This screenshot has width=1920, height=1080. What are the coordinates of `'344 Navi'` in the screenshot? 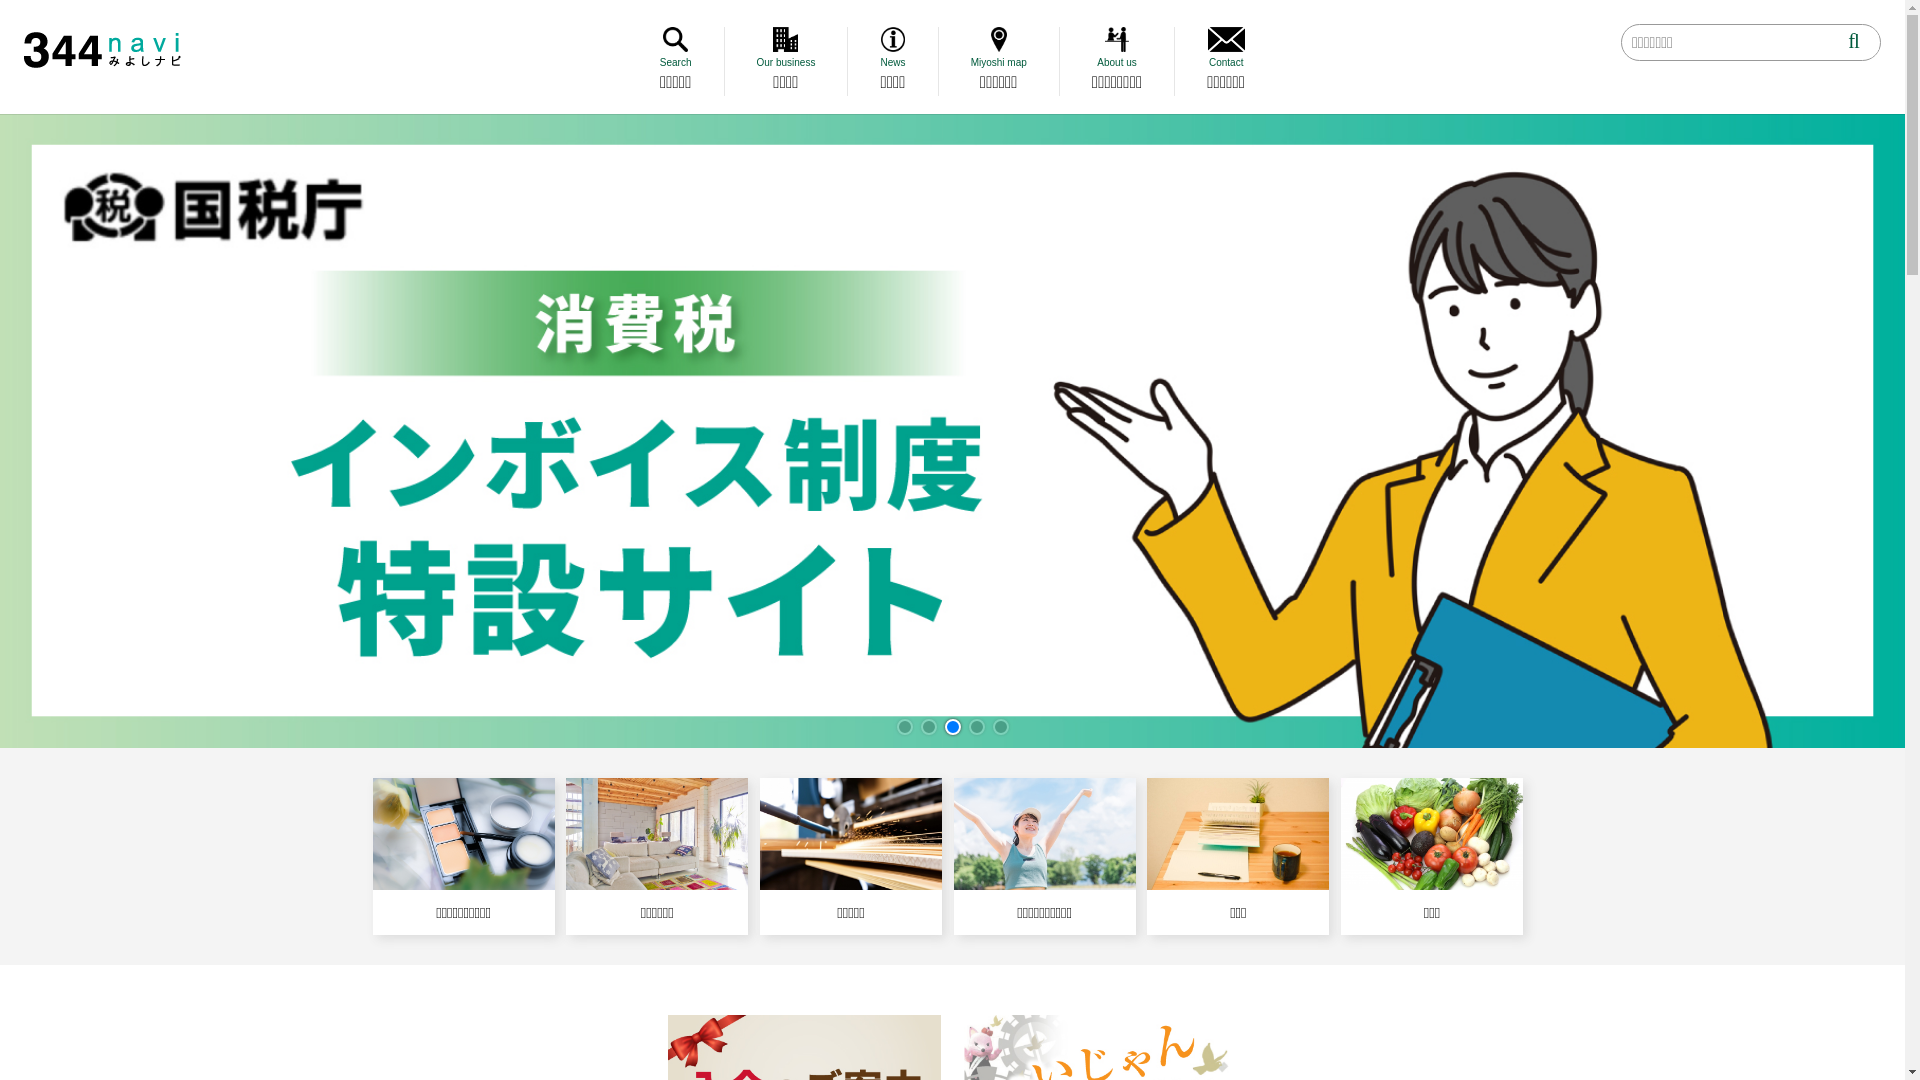 It's located at (101, 49).